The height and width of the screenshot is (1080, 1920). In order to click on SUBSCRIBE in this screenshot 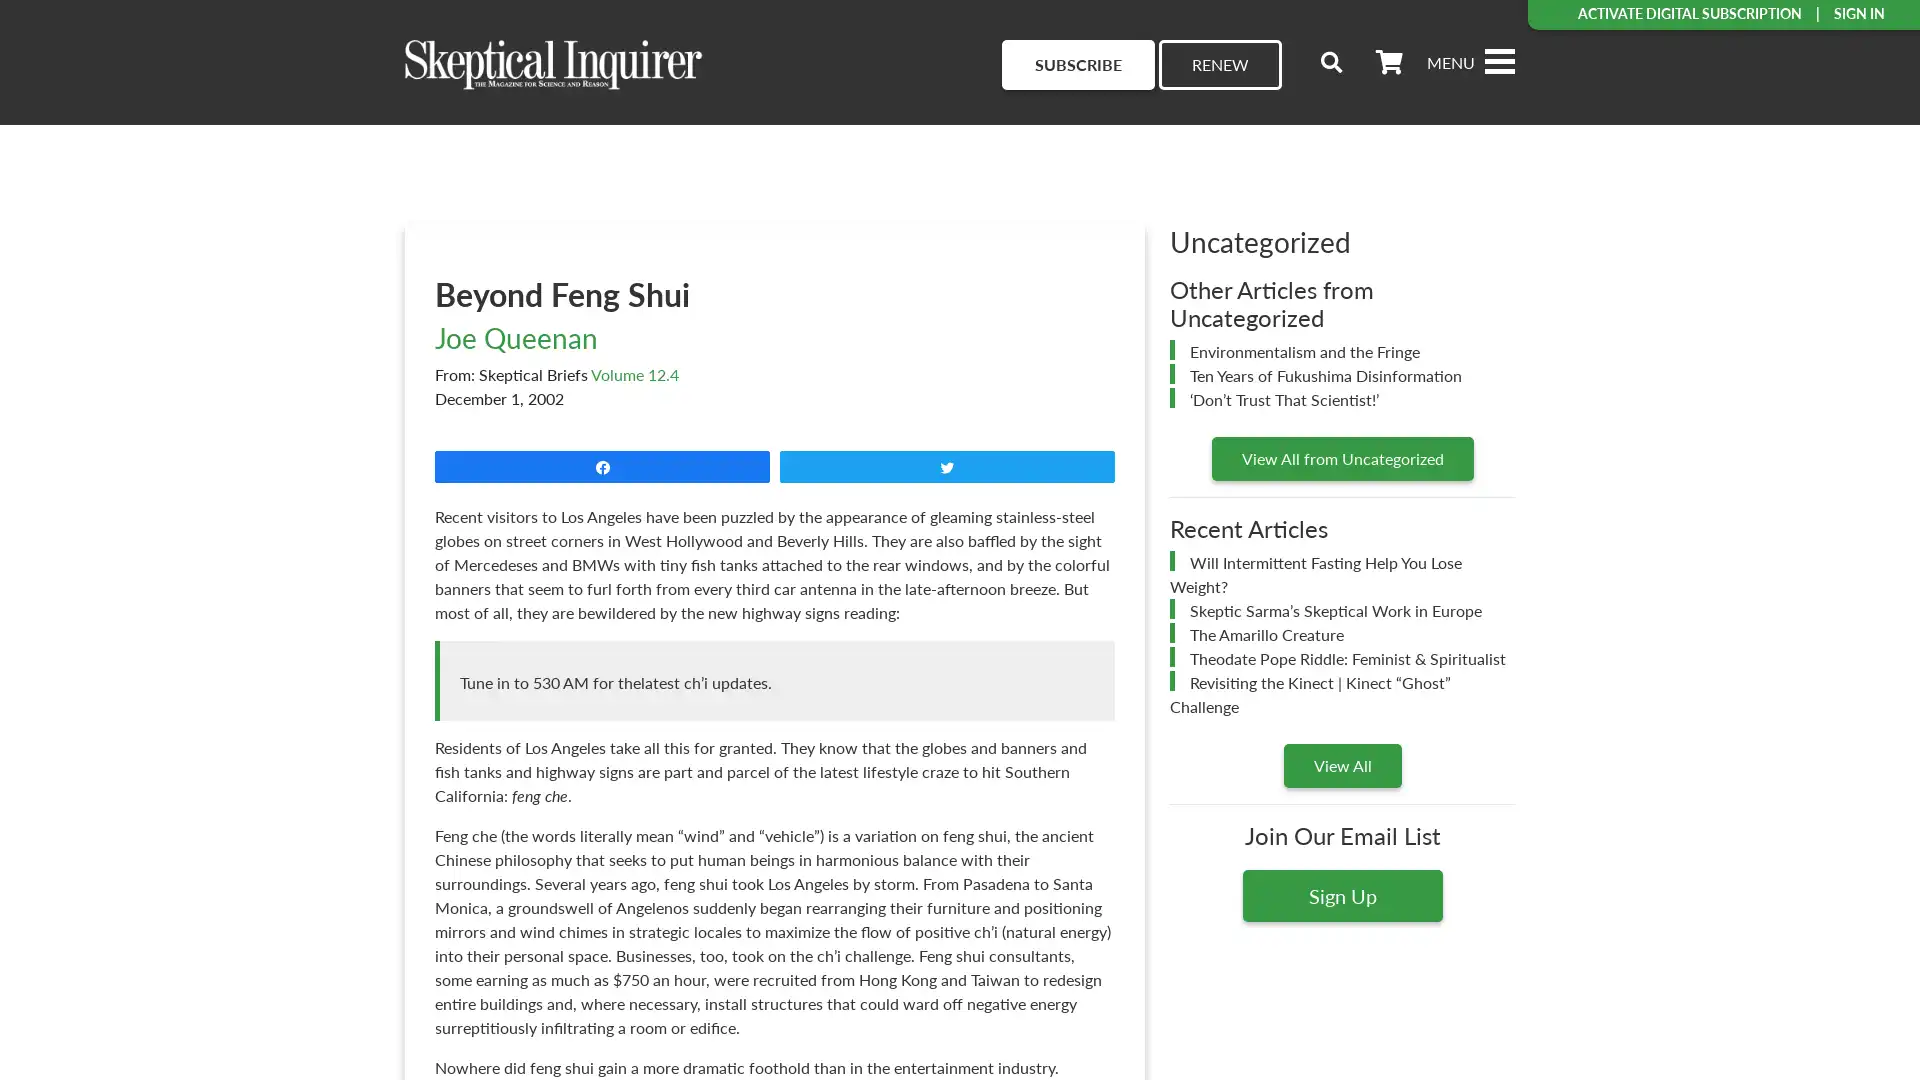, I will do `click(1077, 64)`.